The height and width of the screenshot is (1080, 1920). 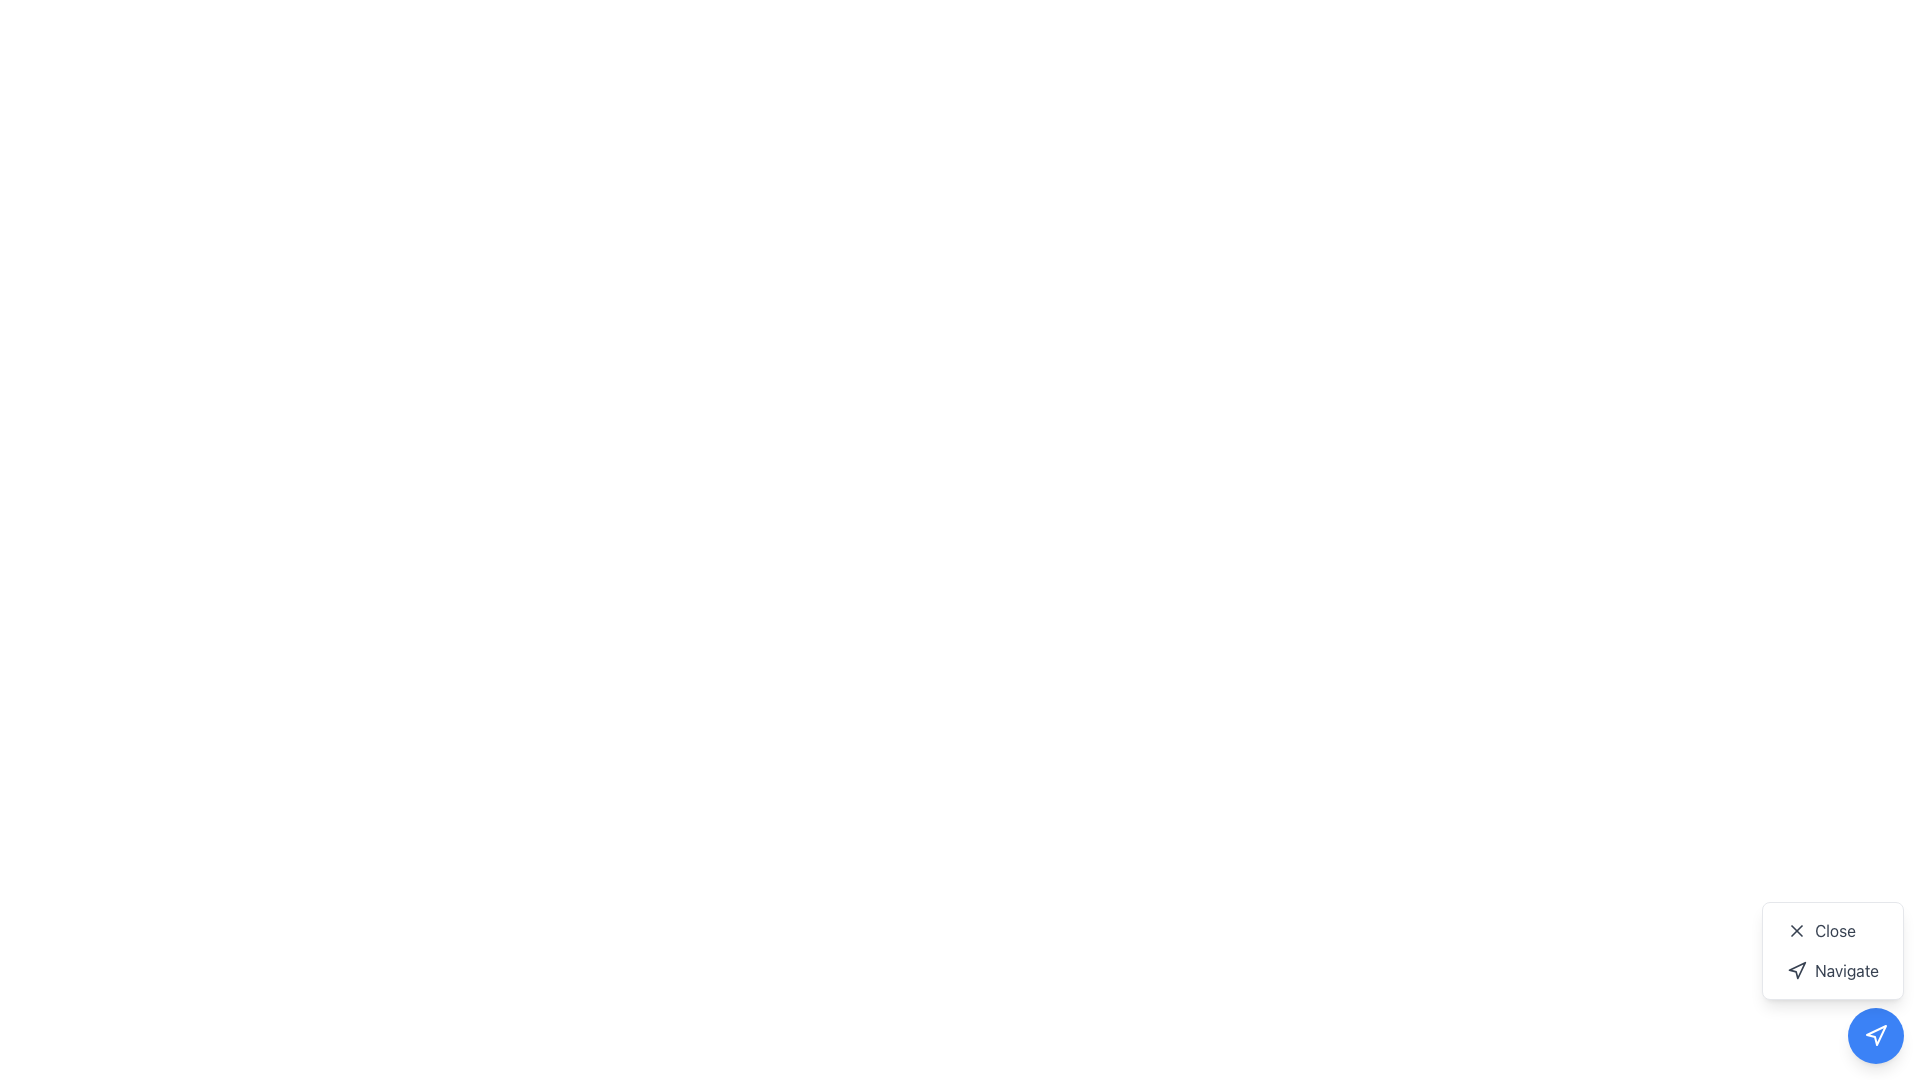 I want to click on the close button located at the top of the dropdown list, so click(x=1833, y=930).